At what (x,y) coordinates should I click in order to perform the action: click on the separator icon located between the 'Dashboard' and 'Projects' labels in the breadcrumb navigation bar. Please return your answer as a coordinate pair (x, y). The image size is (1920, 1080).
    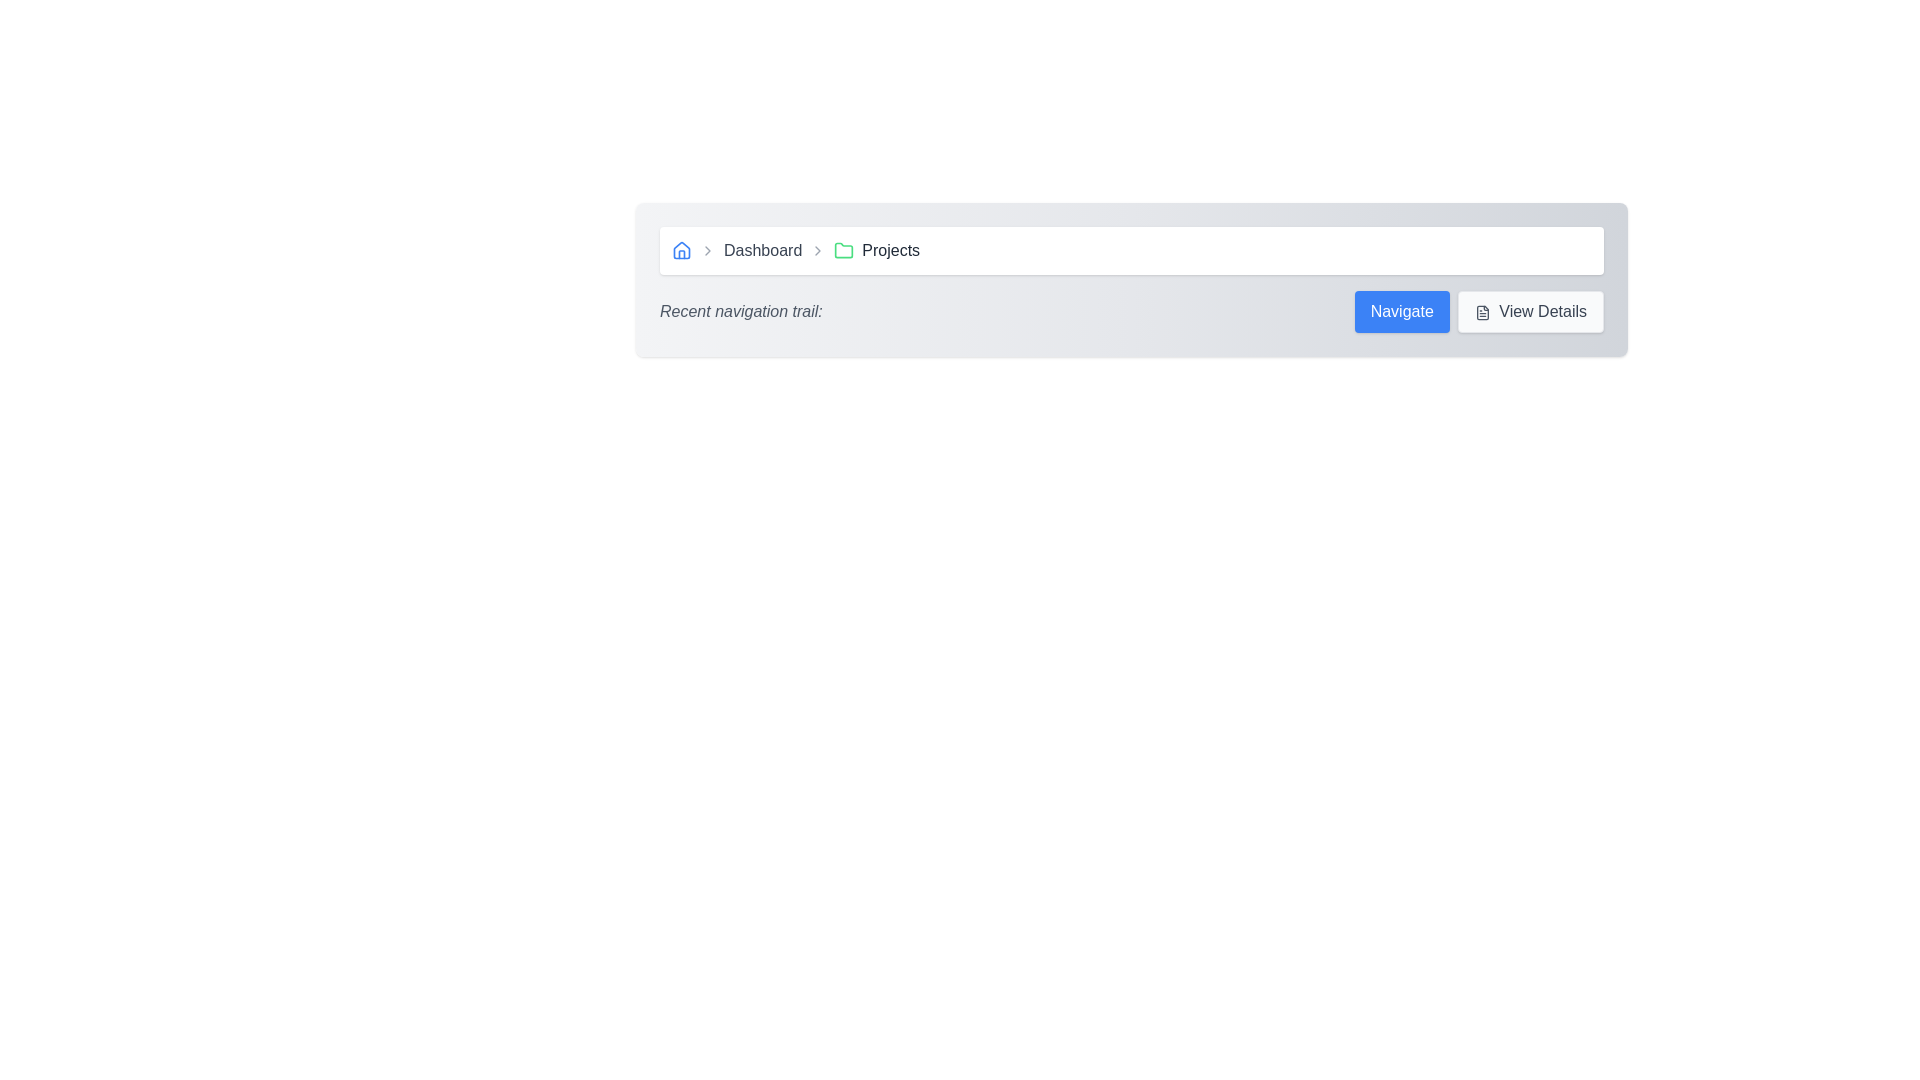
    Looking at the image, I should click on (708, 249).